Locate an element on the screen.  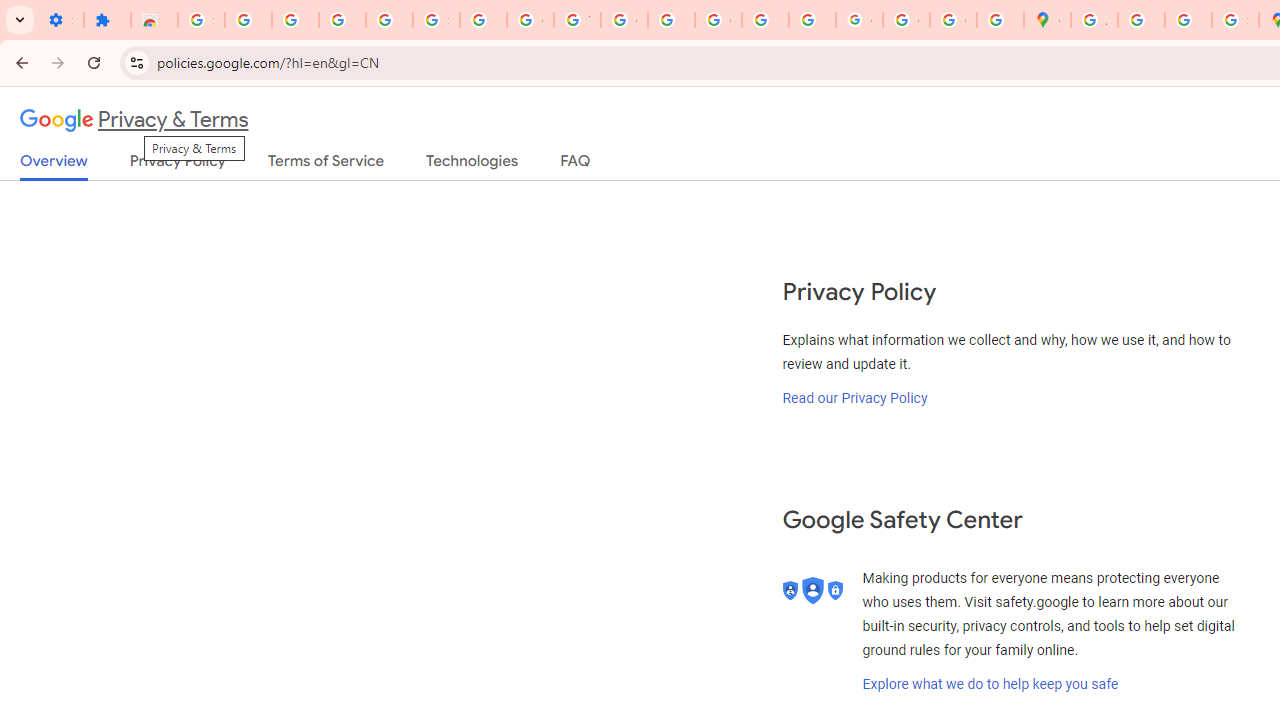
'Reviews: Helix Fruit Jump Arcade Game' is located at coordinates (153, 20).